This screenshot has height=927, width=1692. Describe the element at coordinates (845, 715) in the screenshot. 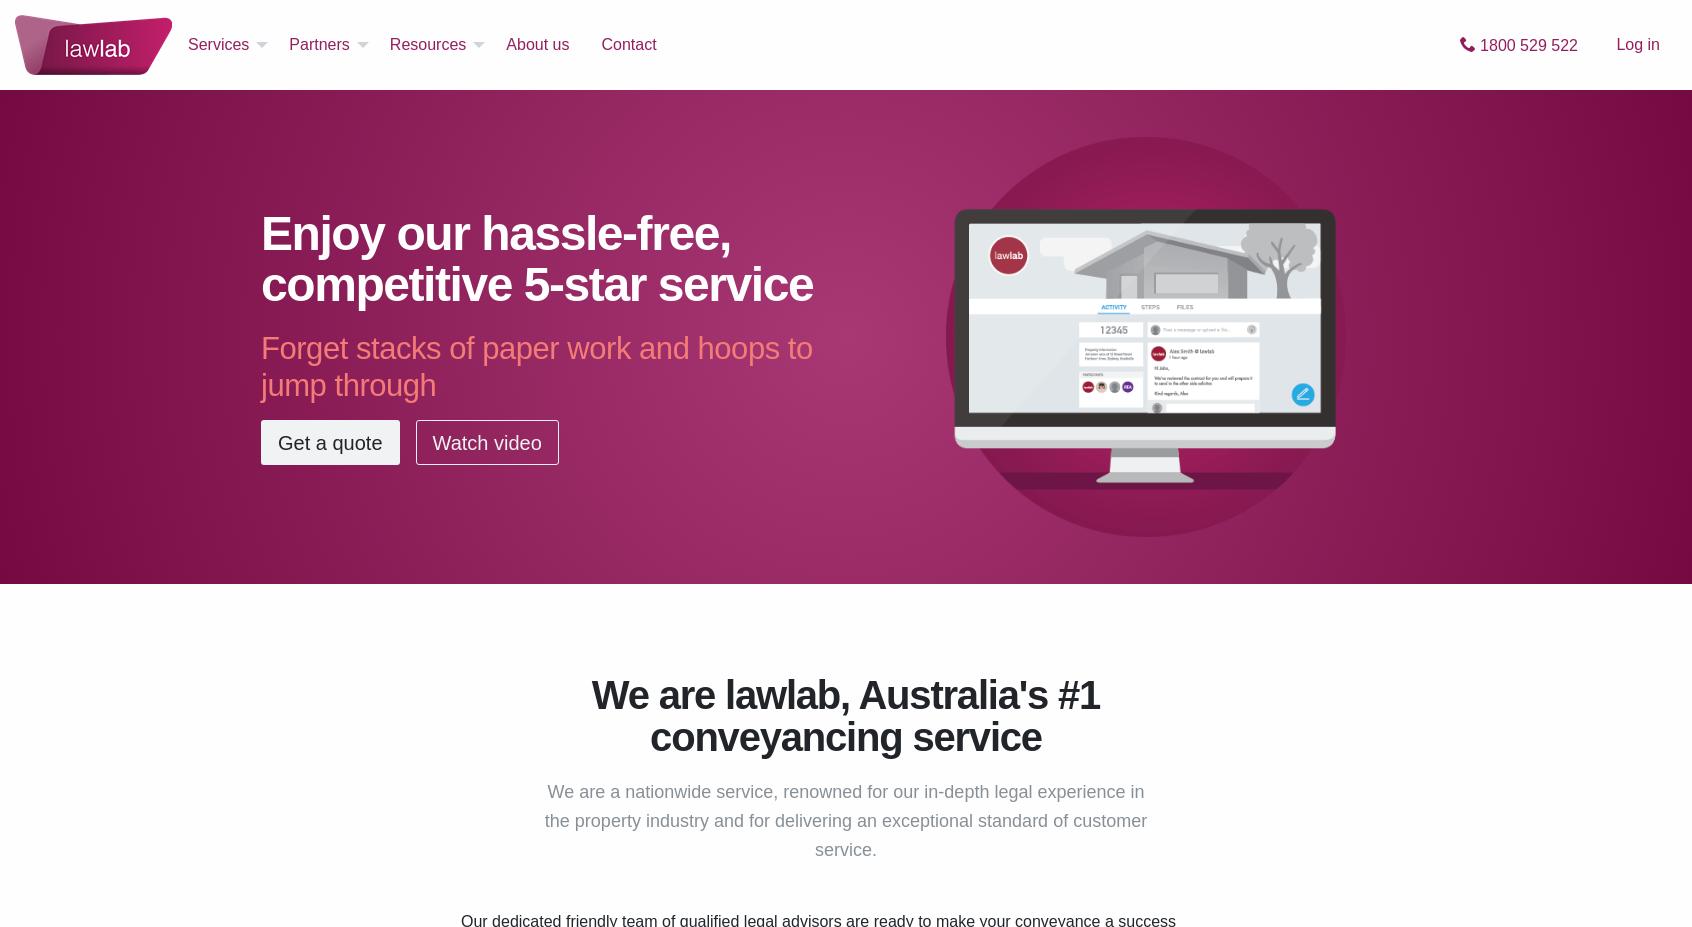

I see `'We are lawlab, Australia's #1 conveyancing service'` at that location.